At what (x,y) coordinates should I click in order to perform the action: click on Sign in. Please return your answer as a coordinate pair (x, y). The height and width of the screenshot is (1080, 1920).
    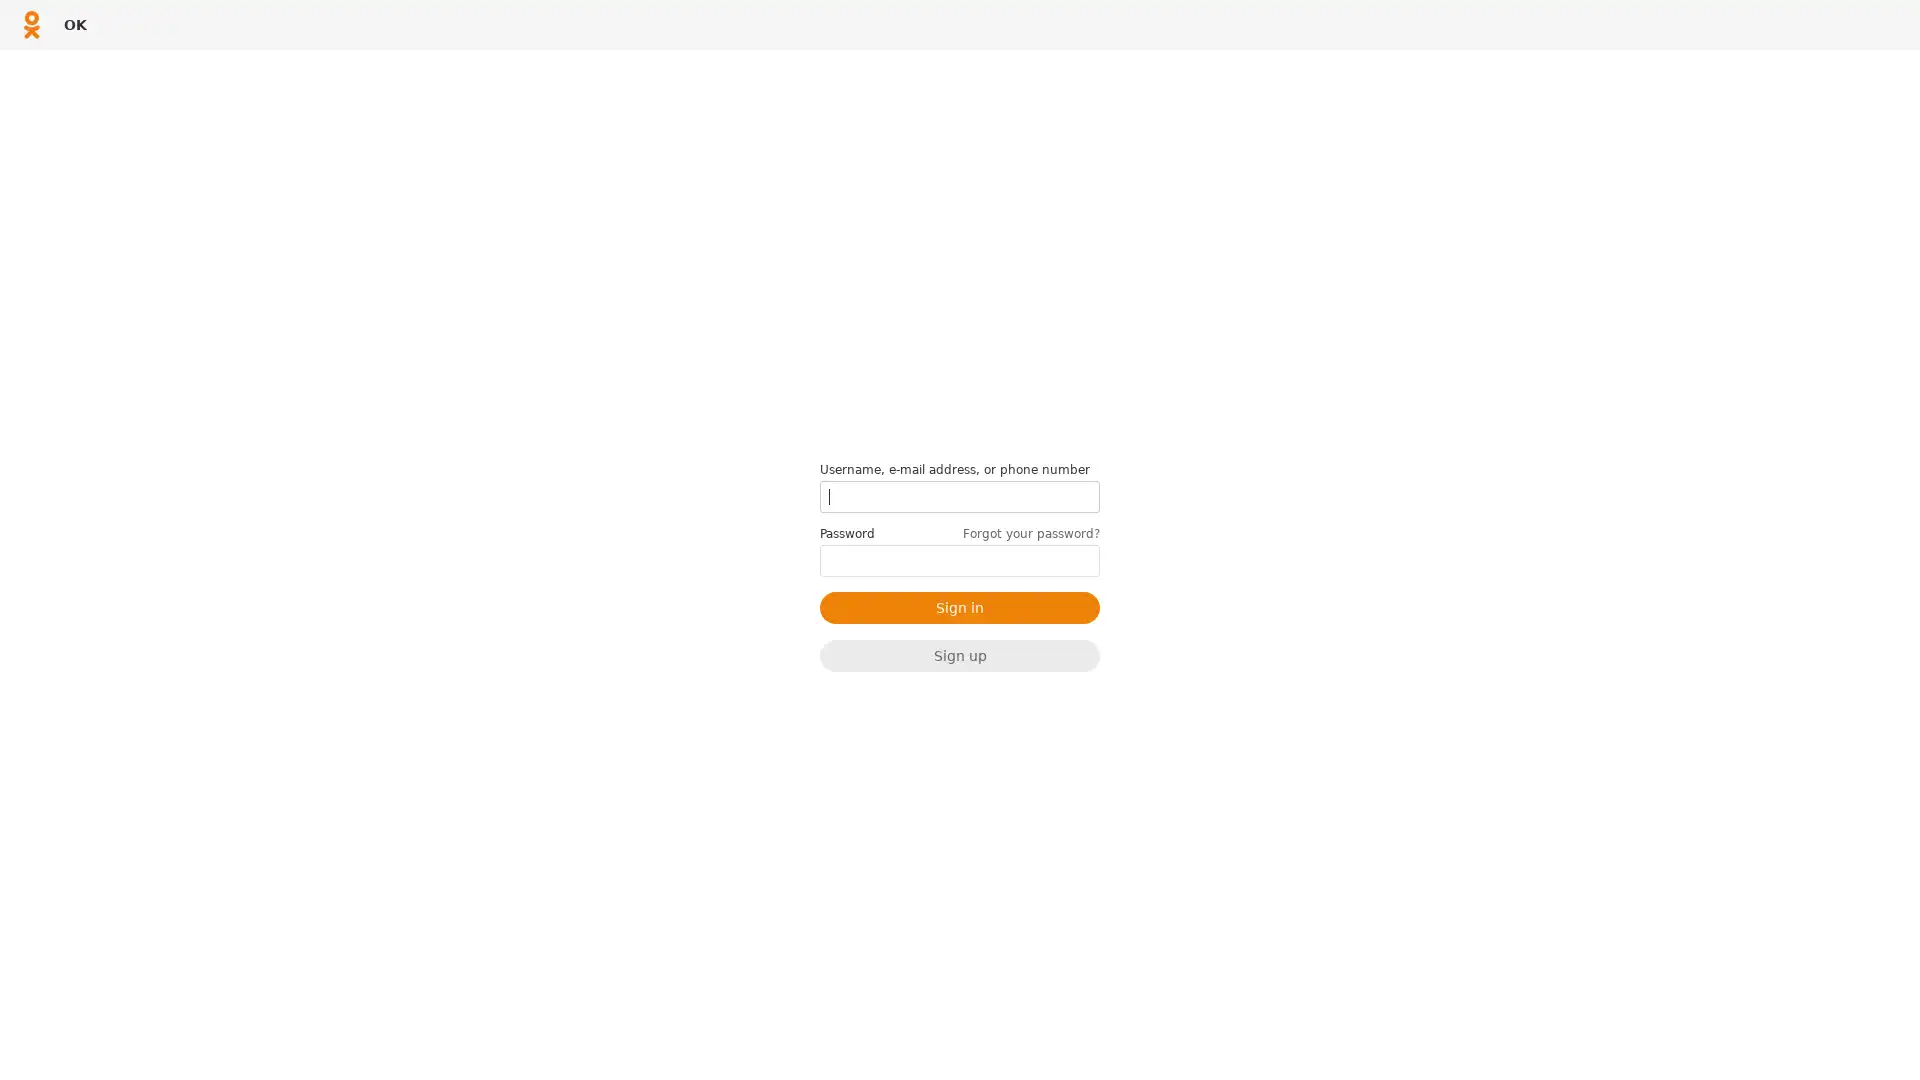
    Looking at the image, I should click on (960, 605).